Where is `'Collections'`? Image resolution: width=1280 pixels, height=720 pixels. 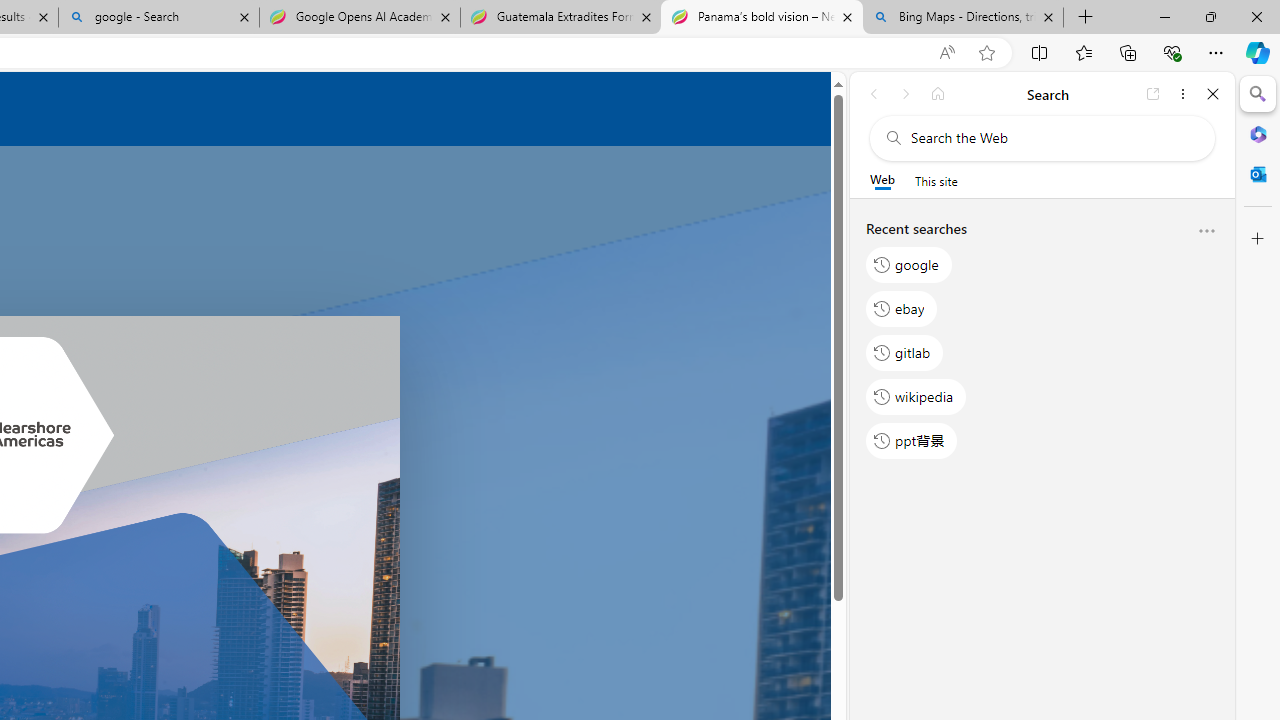 'Collections' is located at coordinates (1128, 51).